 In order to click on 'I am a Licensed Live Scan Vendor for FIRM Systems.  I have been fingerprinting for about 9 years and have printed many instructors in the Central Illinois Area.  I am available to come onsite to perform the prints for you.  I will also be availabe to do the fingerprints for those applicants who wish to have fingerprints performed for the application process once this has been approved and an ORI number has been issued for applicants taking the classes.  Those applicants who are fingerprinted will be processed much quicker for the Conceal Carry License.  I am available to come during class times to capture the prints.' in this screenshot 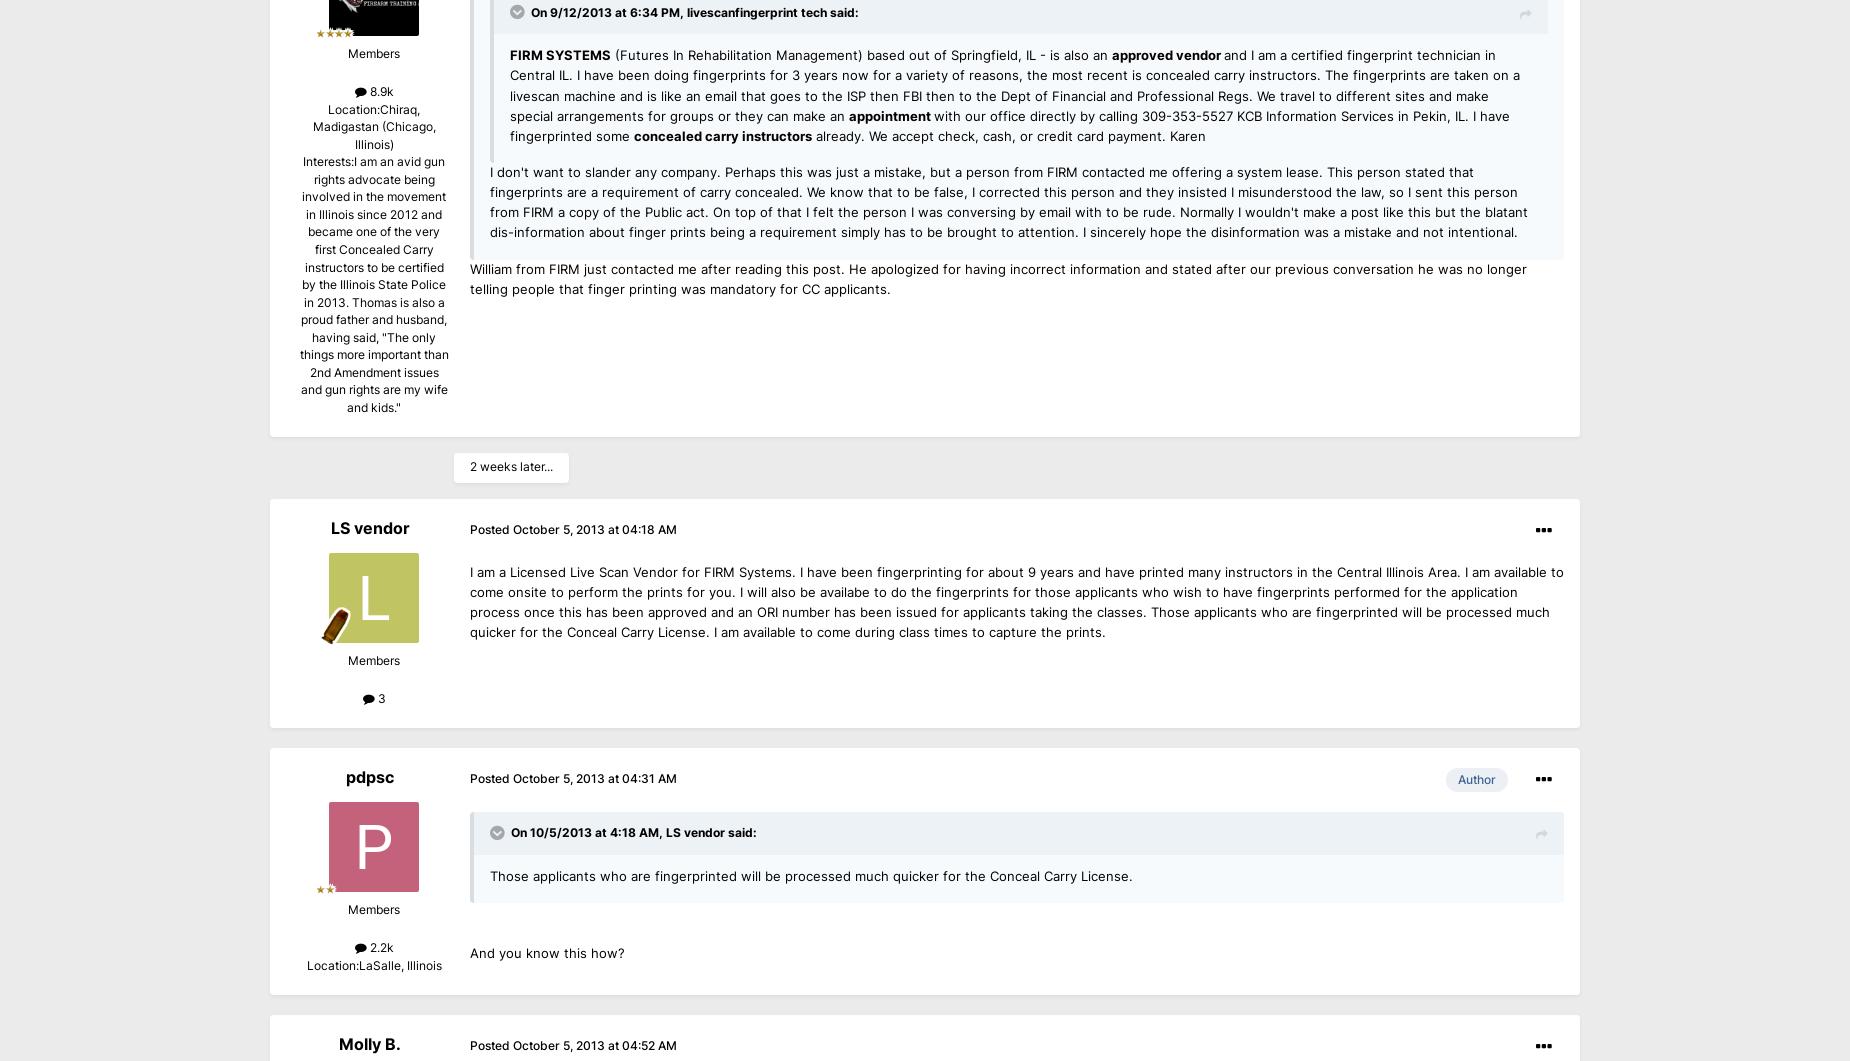, I will do `click(1015, 601)`.